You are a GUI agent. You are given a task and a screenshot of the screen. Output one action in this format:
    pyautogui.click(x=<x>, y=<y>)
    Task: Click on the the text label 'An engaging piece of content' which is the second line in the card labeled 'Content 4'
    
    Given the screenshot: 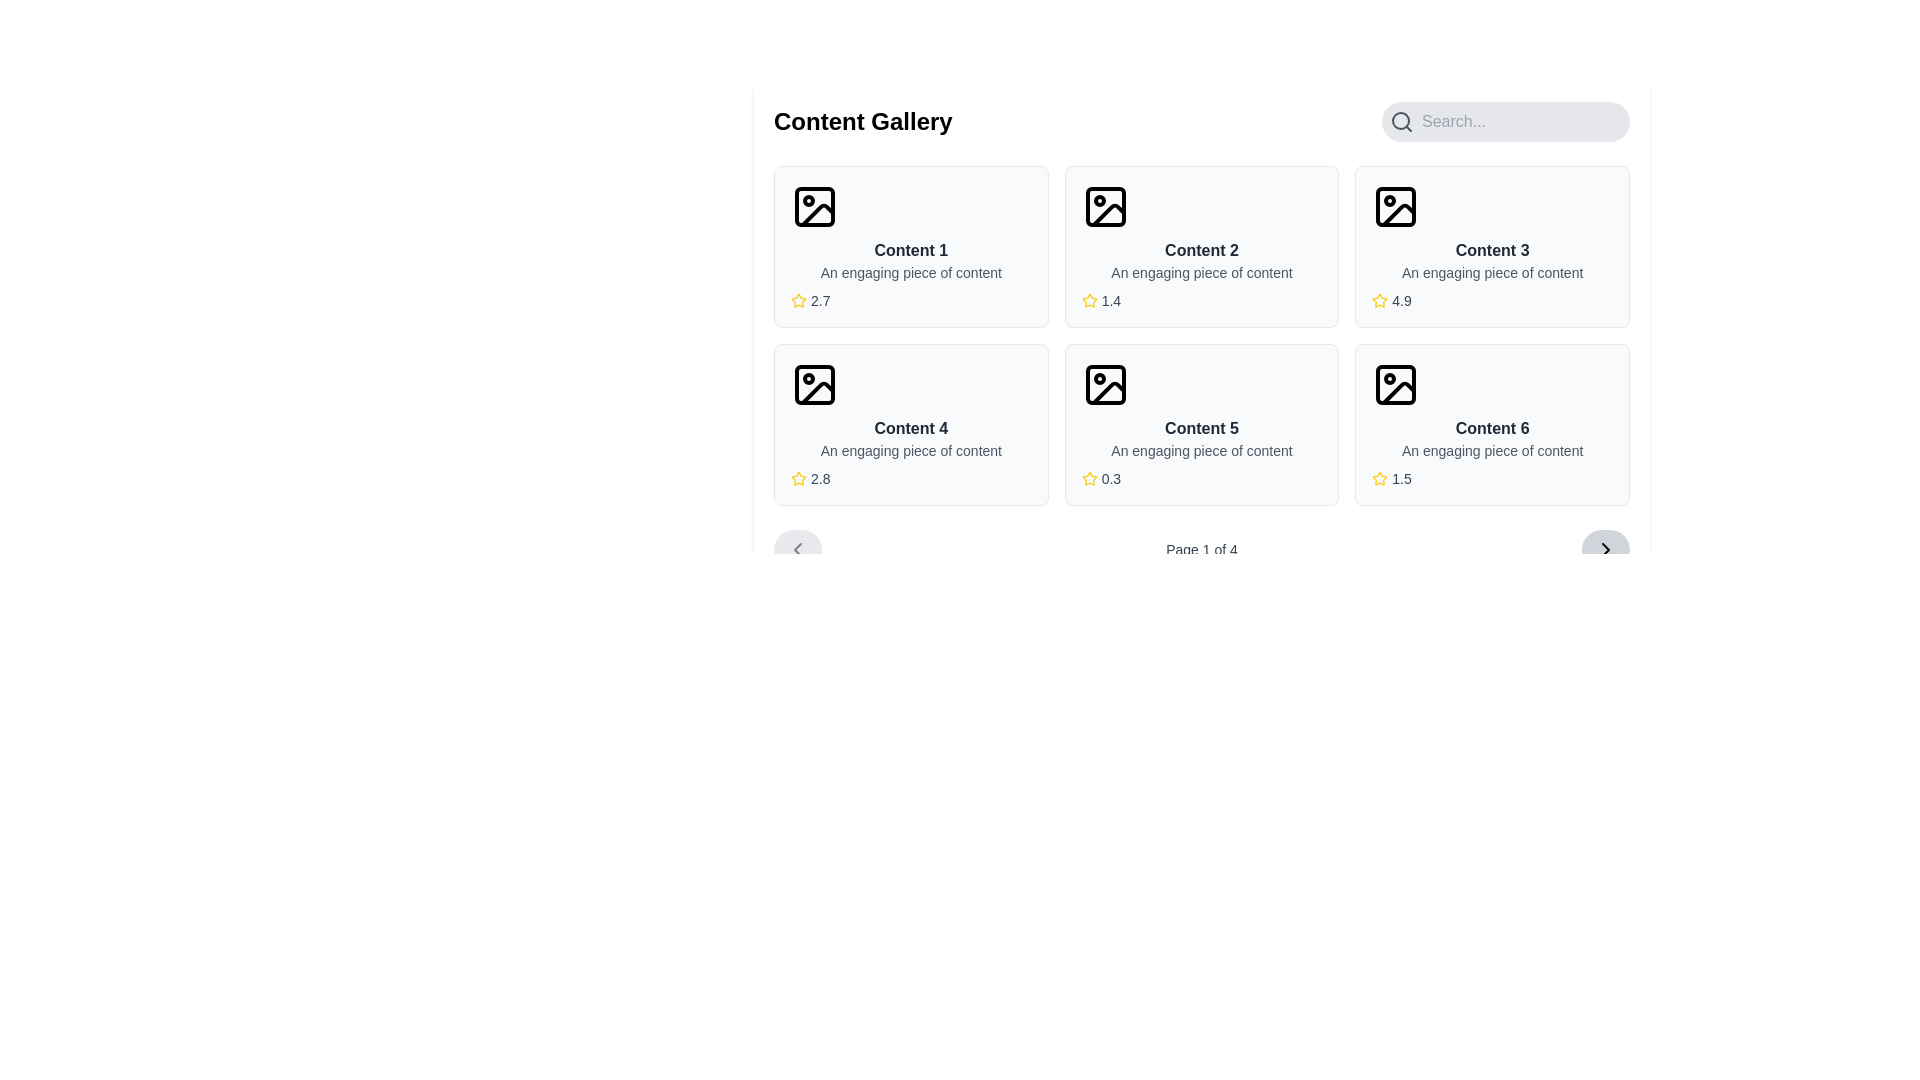 What is the action you would take?
    pyautogui.click(x=910, y=451)
    